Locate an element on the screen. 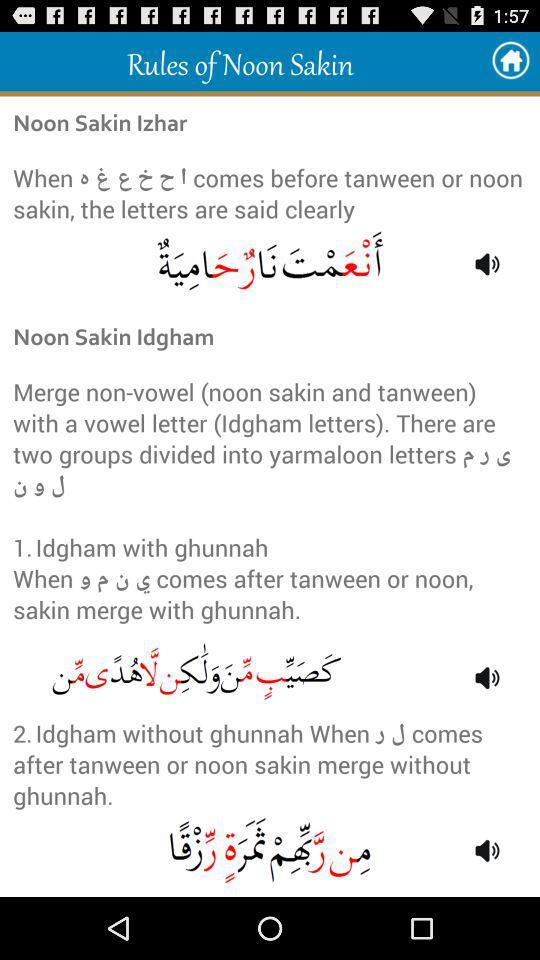 Image resolution: width=540 pixels, height=960 pixels. item next to rules of noon is located at coordinates (510, 61).